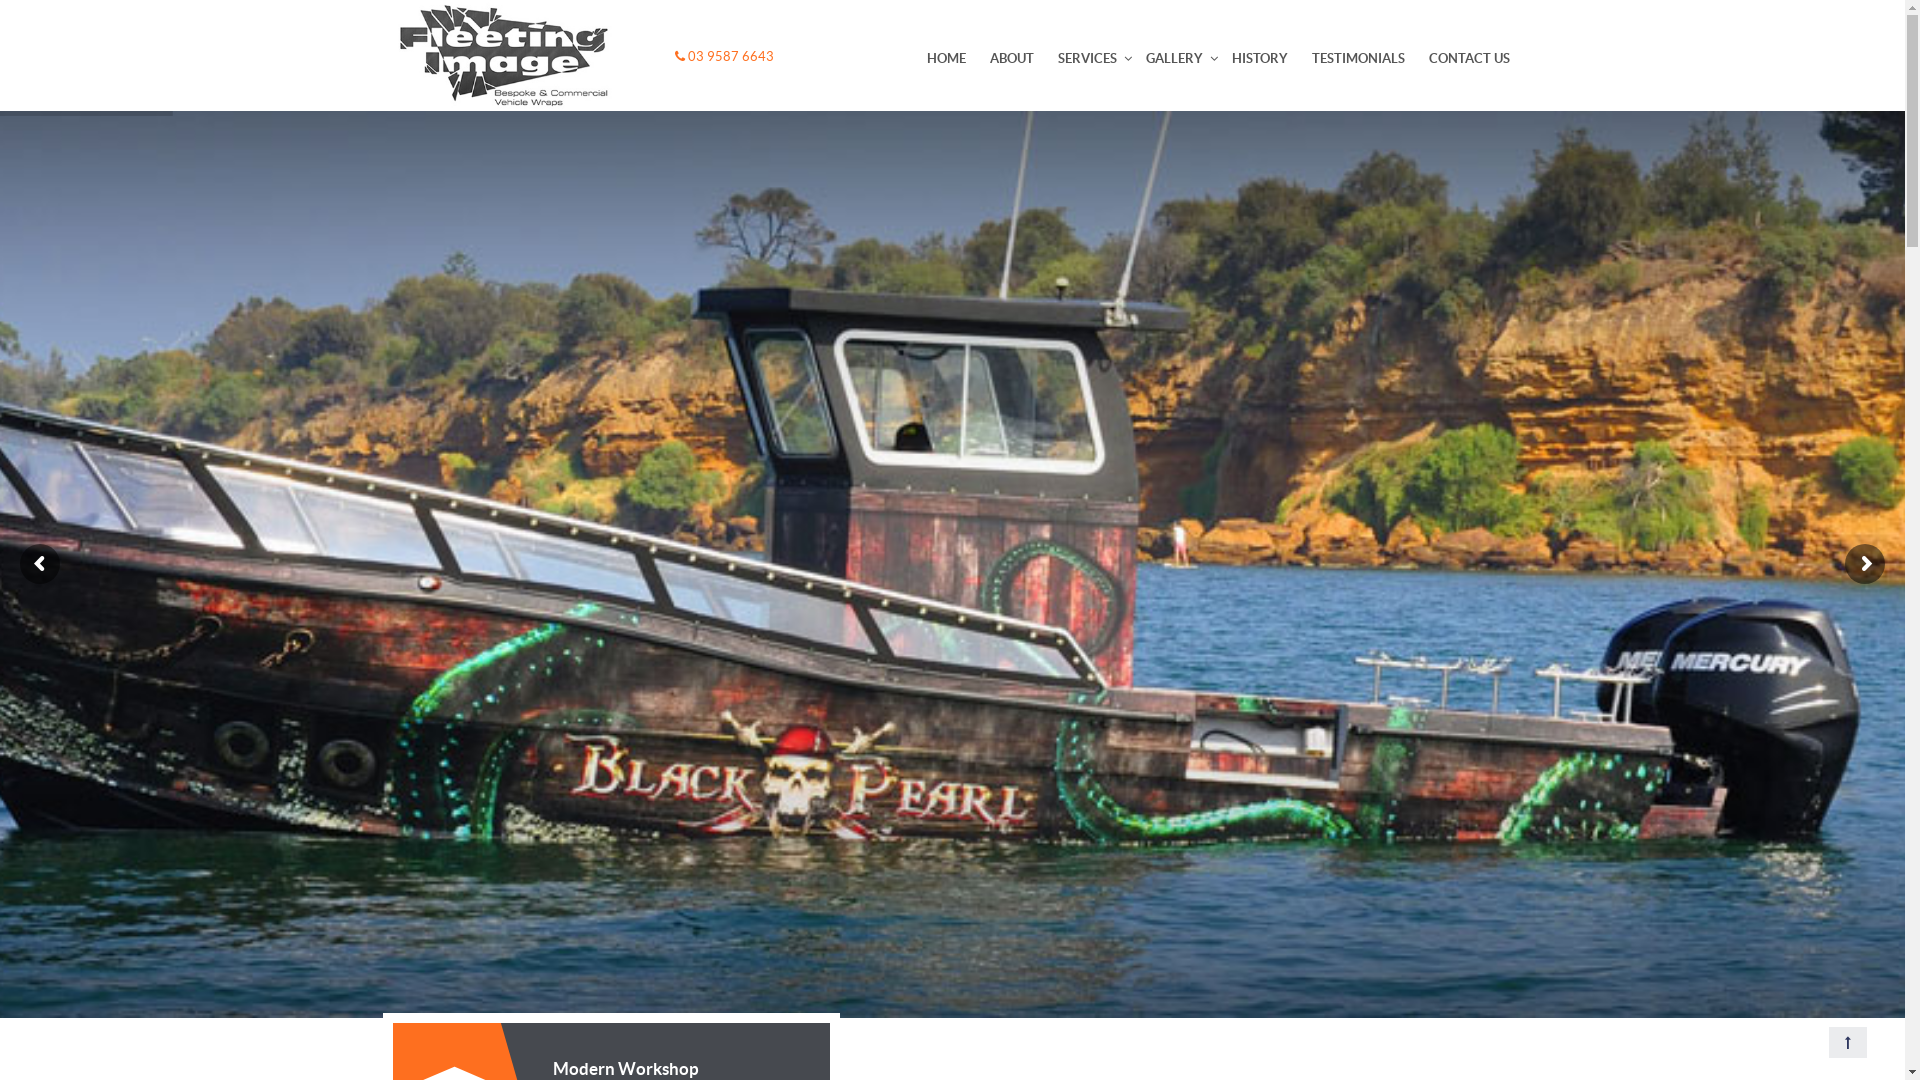 The height and width of the screenshot is (1080, 1920). Describe the element at coordinates (723, 55) in the screenshot. I see `'03 9587 6643'` at that location.